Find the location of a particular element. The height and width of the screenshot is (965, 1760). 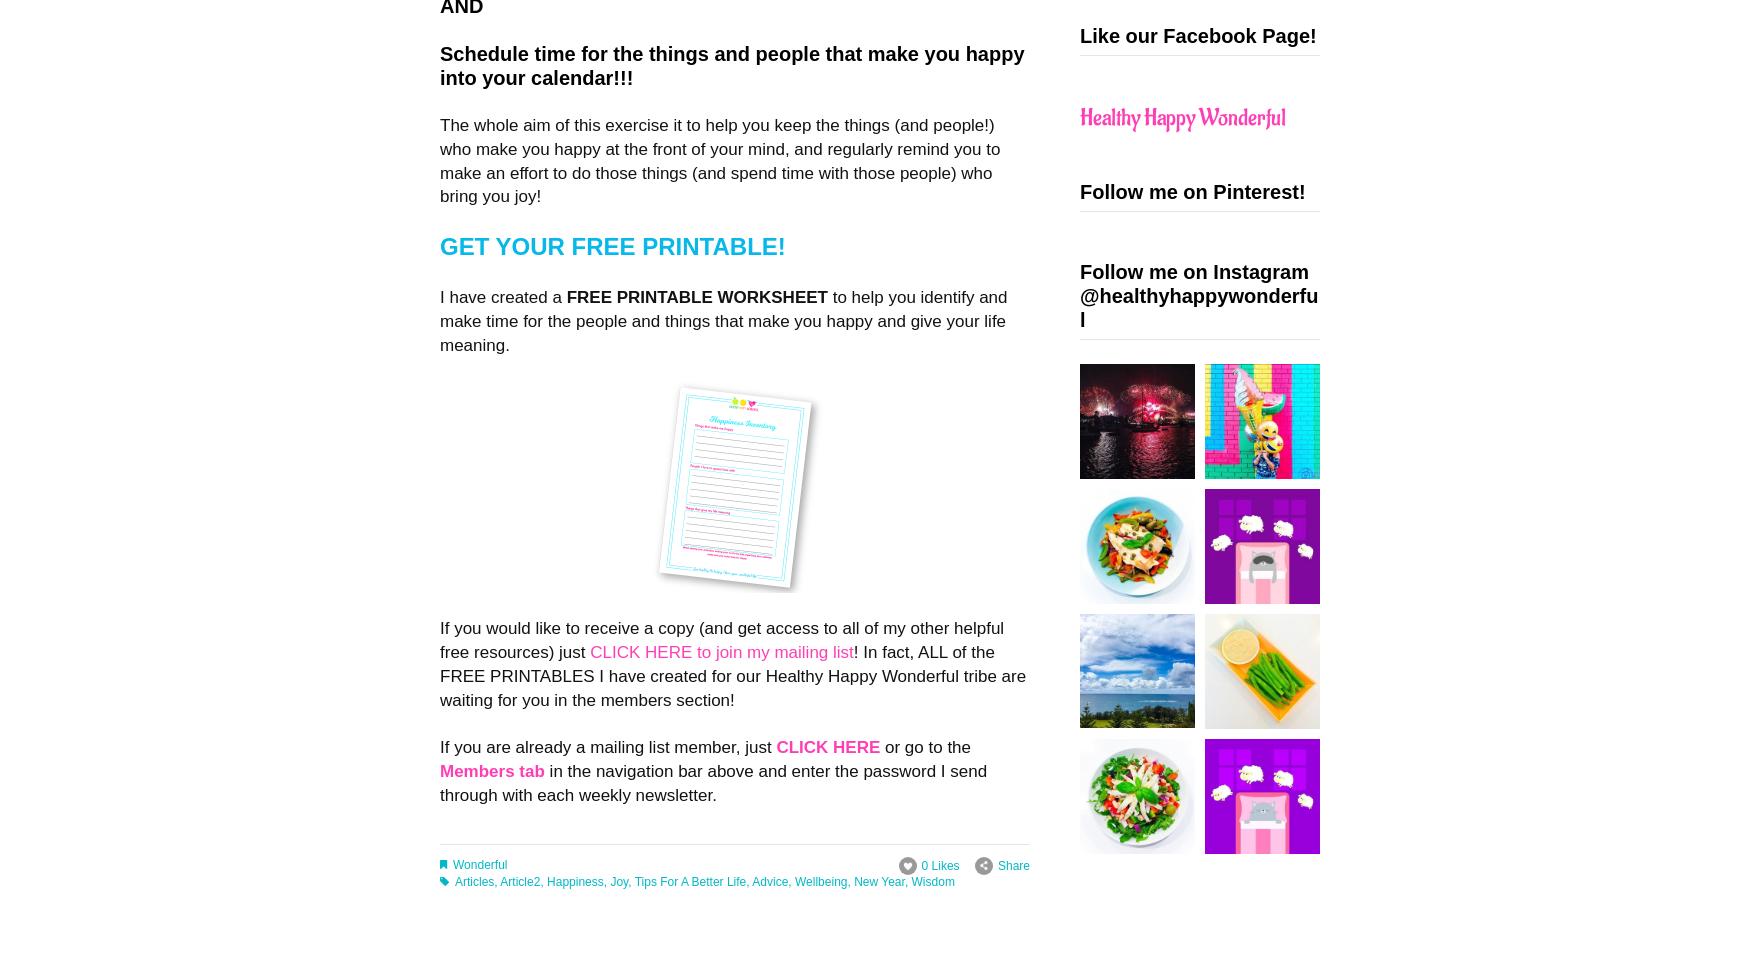

'Tips for a Better Life' is located at coordinates (688, 881).